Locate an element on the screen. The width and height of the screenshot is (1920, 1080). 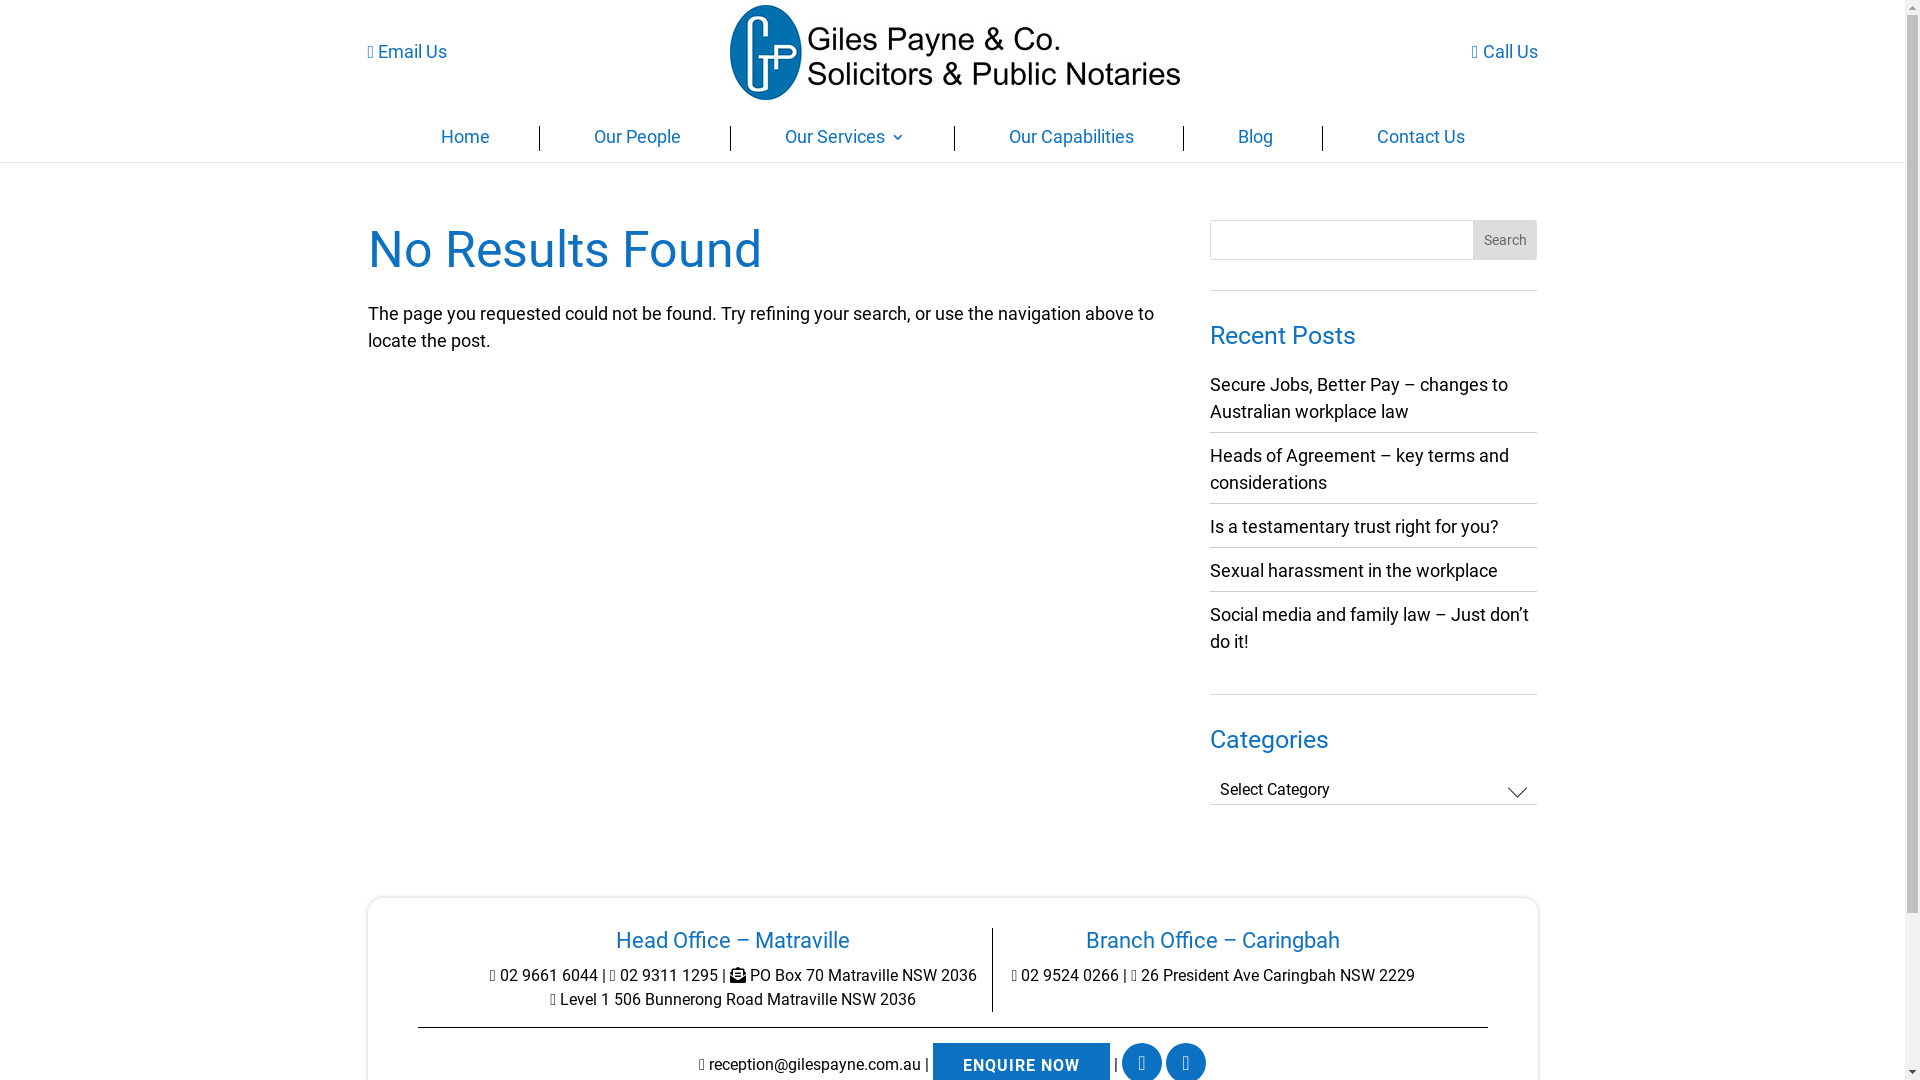
'Contact Us' is located at coordinates (1419, 141).